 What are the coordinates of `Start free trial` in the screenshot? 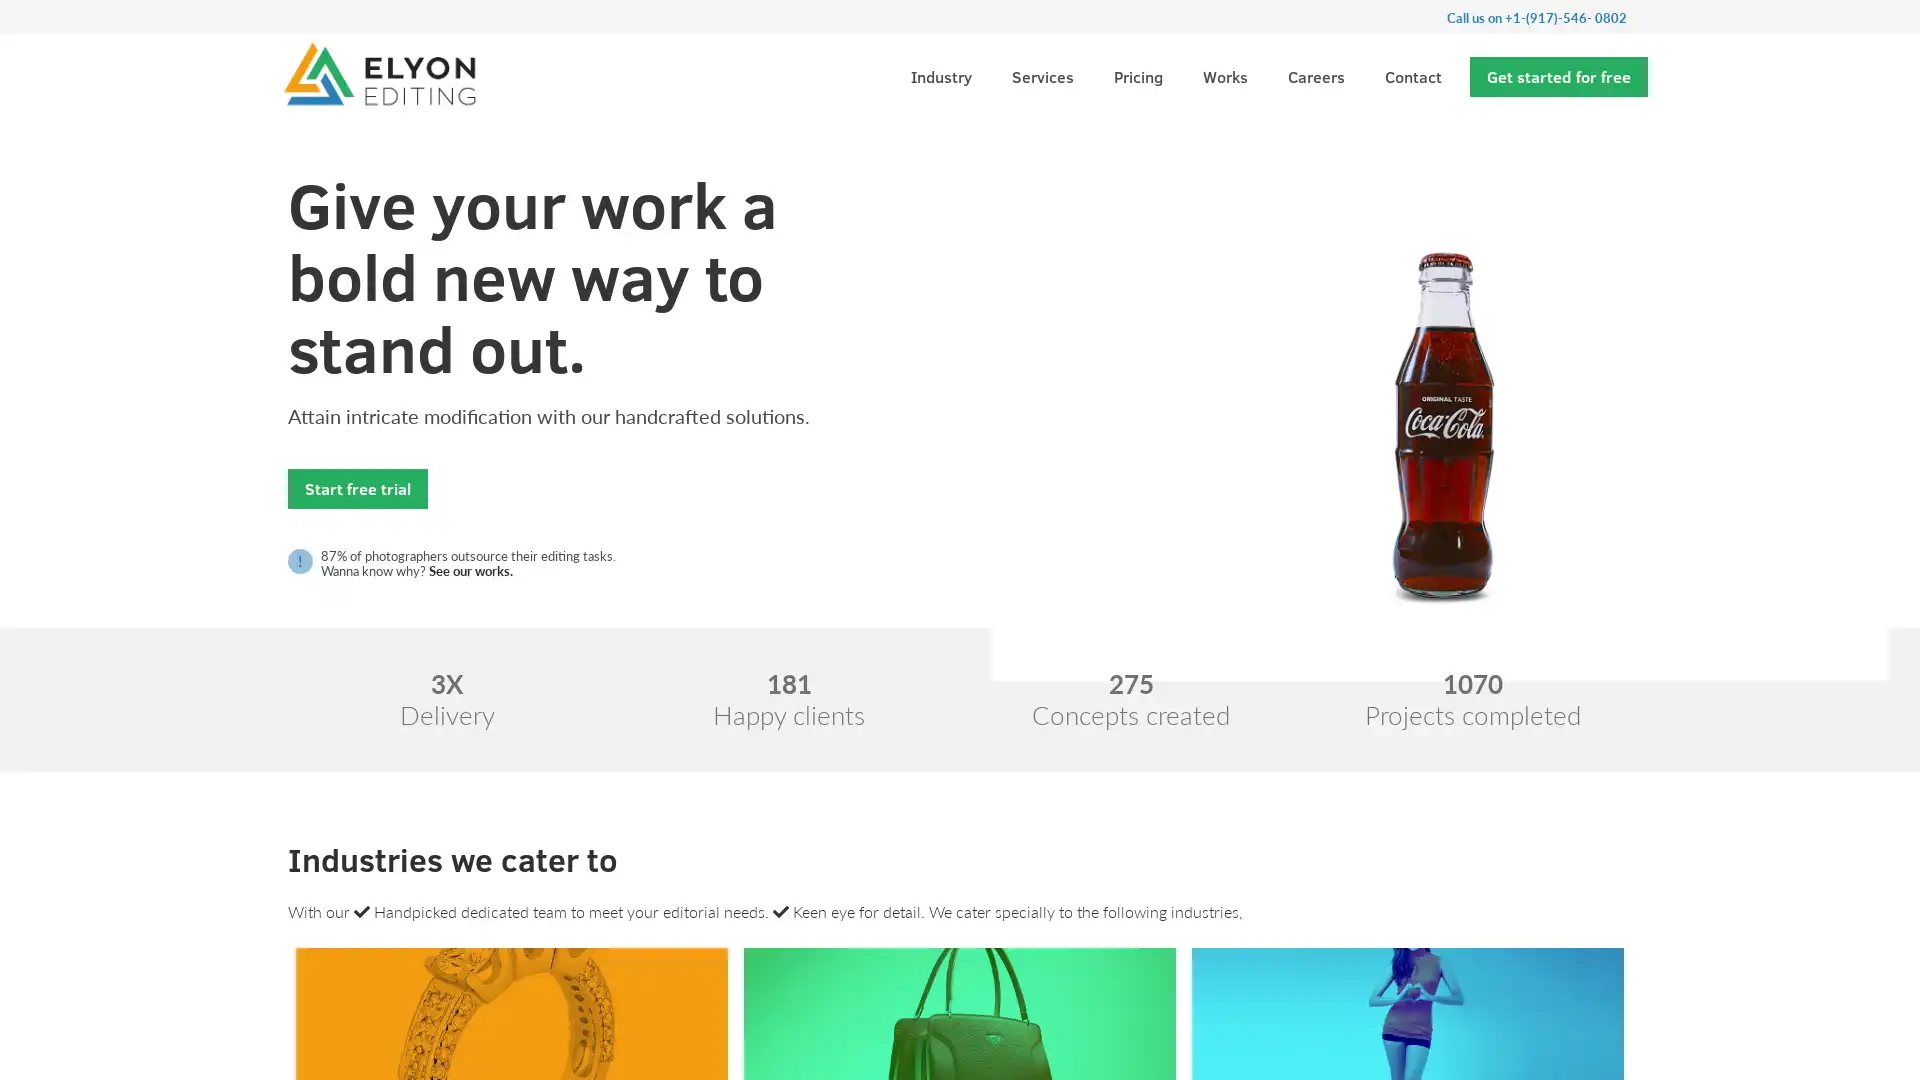 It's located at (358, 488).